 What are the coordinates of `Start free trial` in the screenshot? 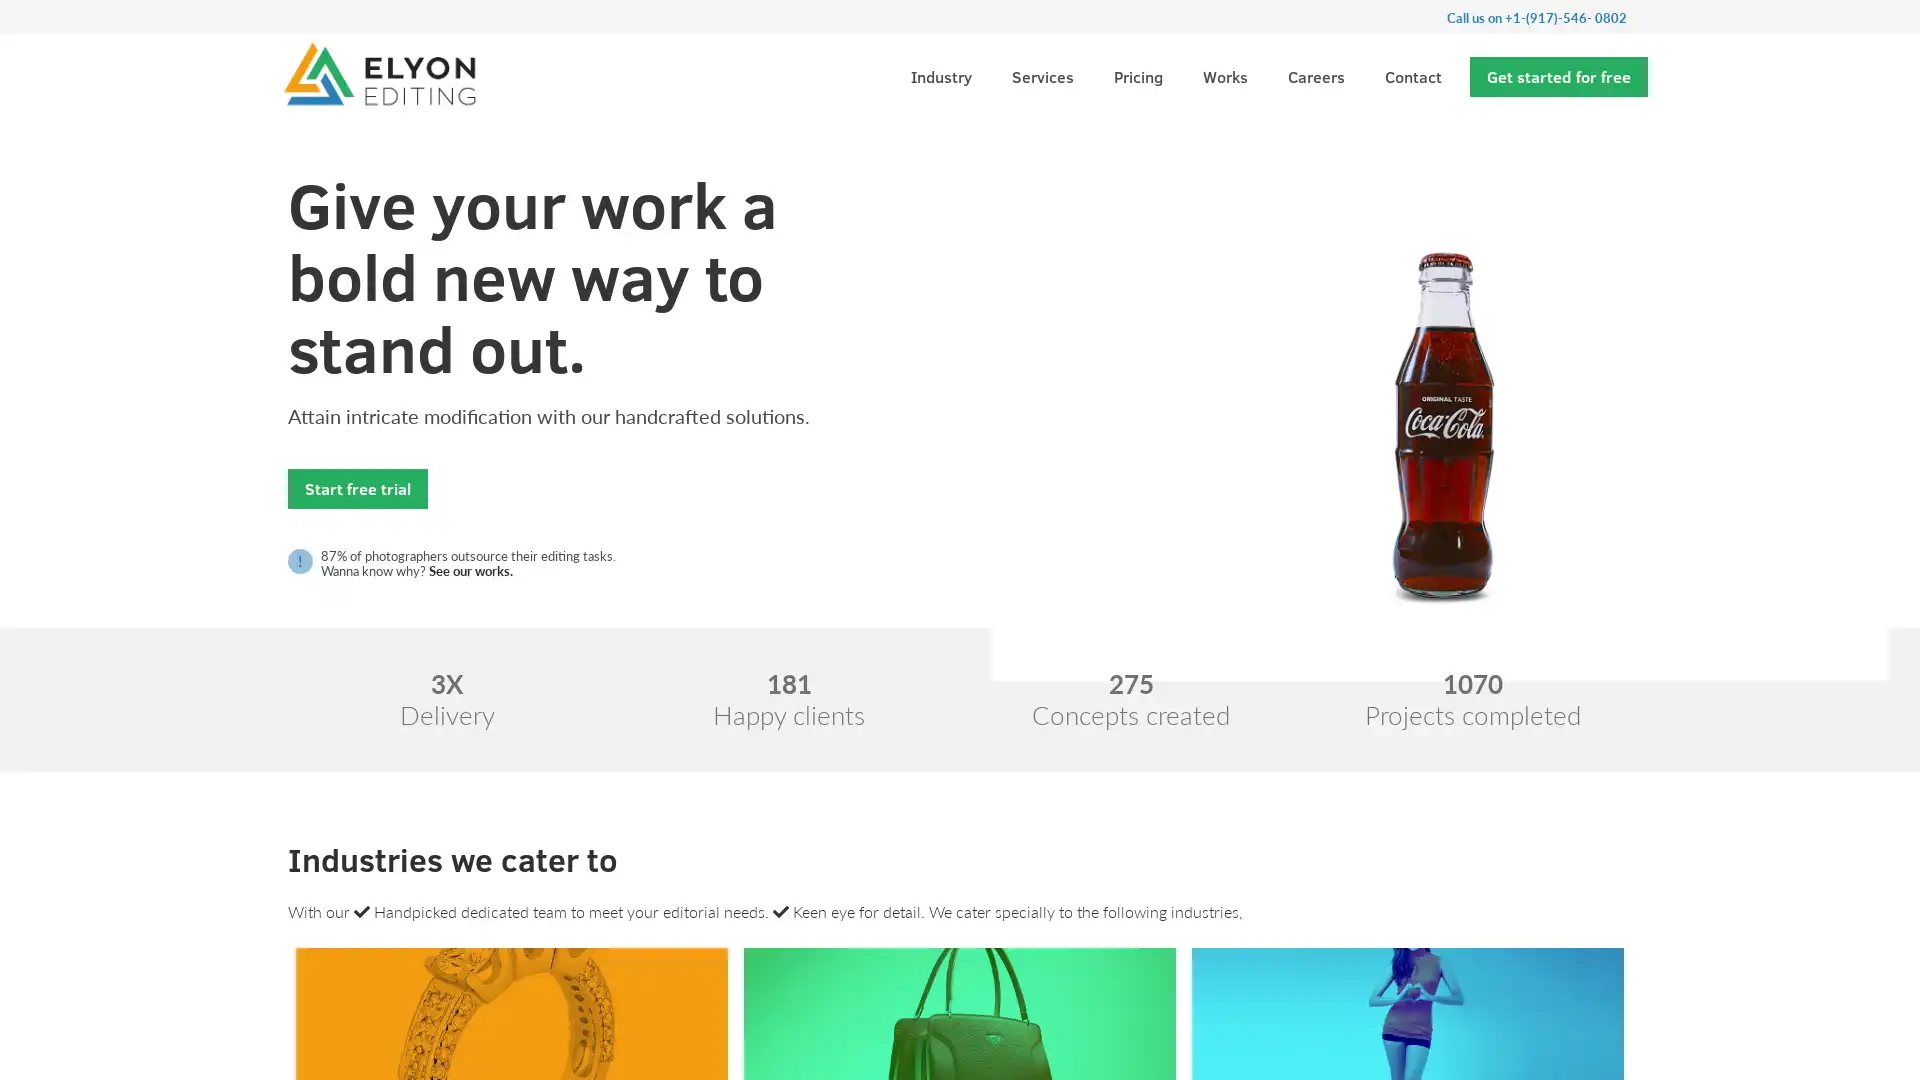 It's located at (358, 488).